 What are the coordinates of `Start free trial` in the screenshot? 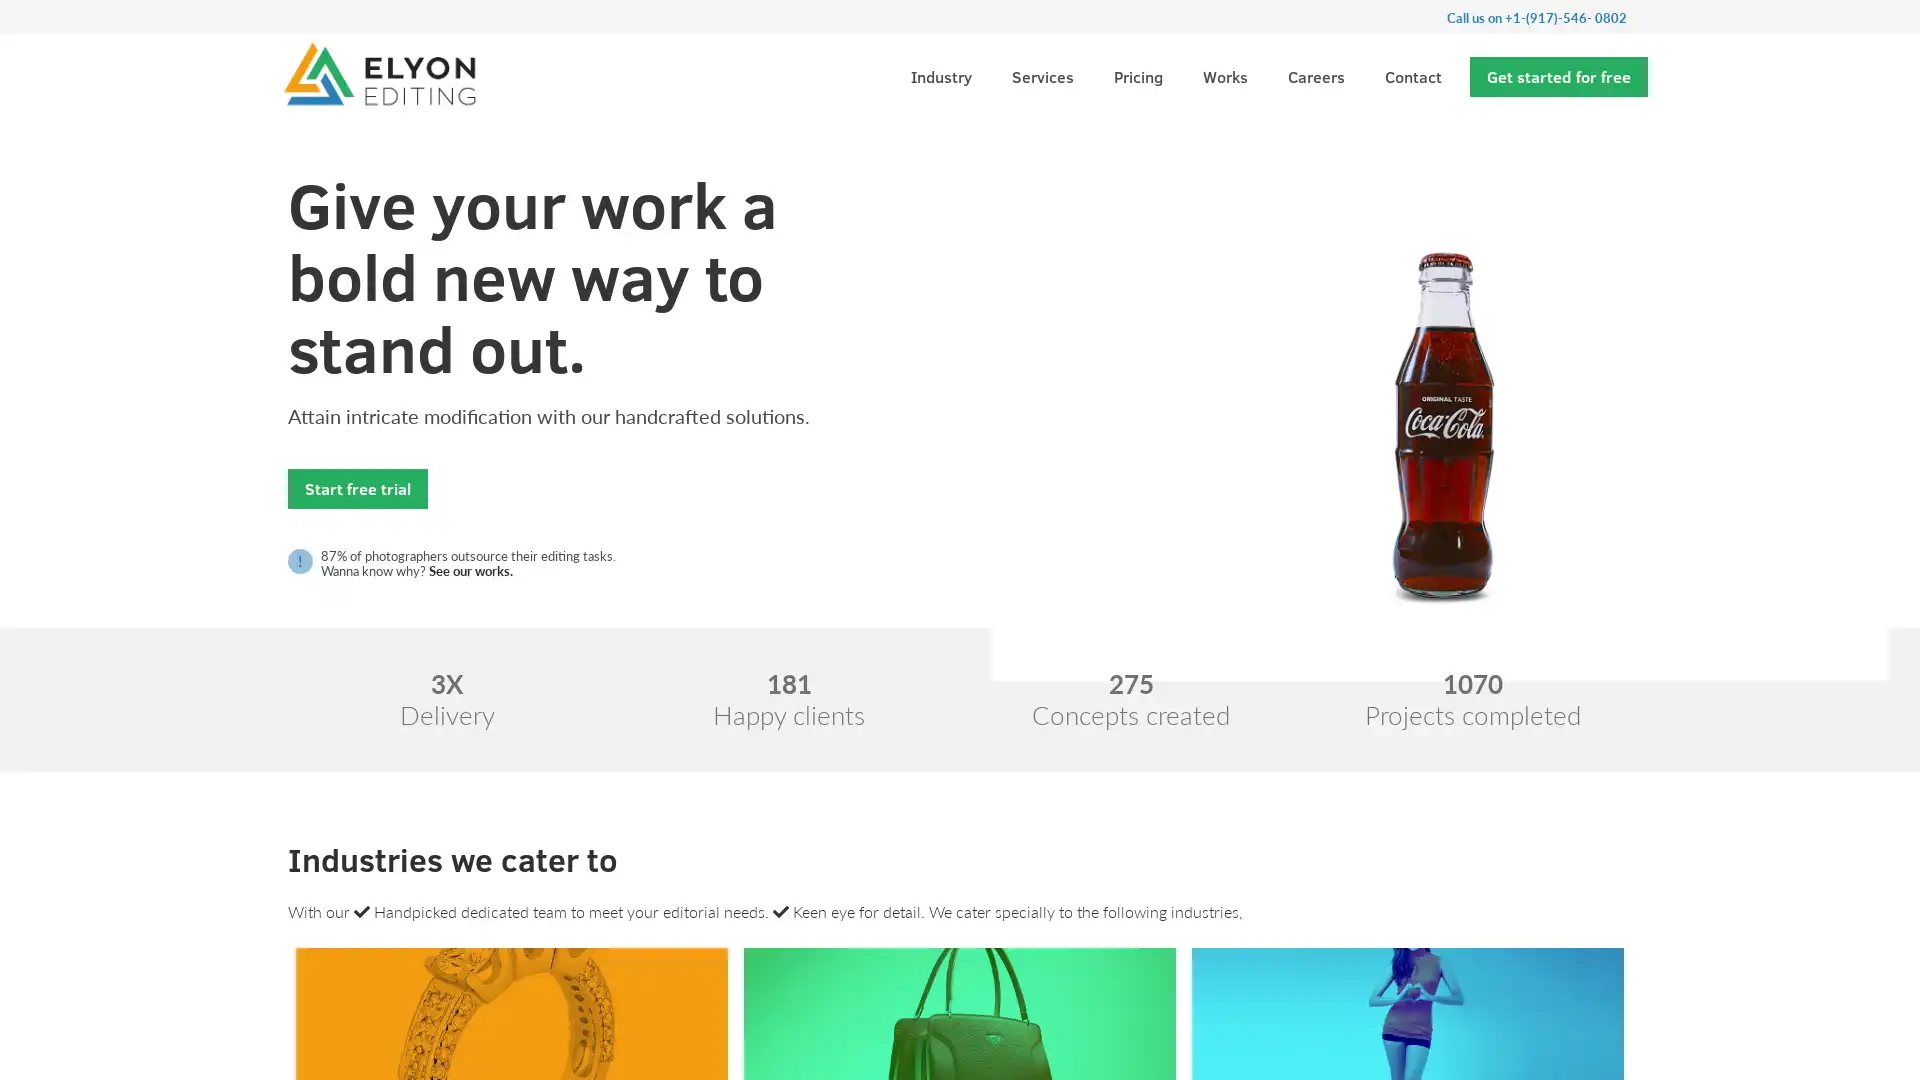 It's located at (358, 488).